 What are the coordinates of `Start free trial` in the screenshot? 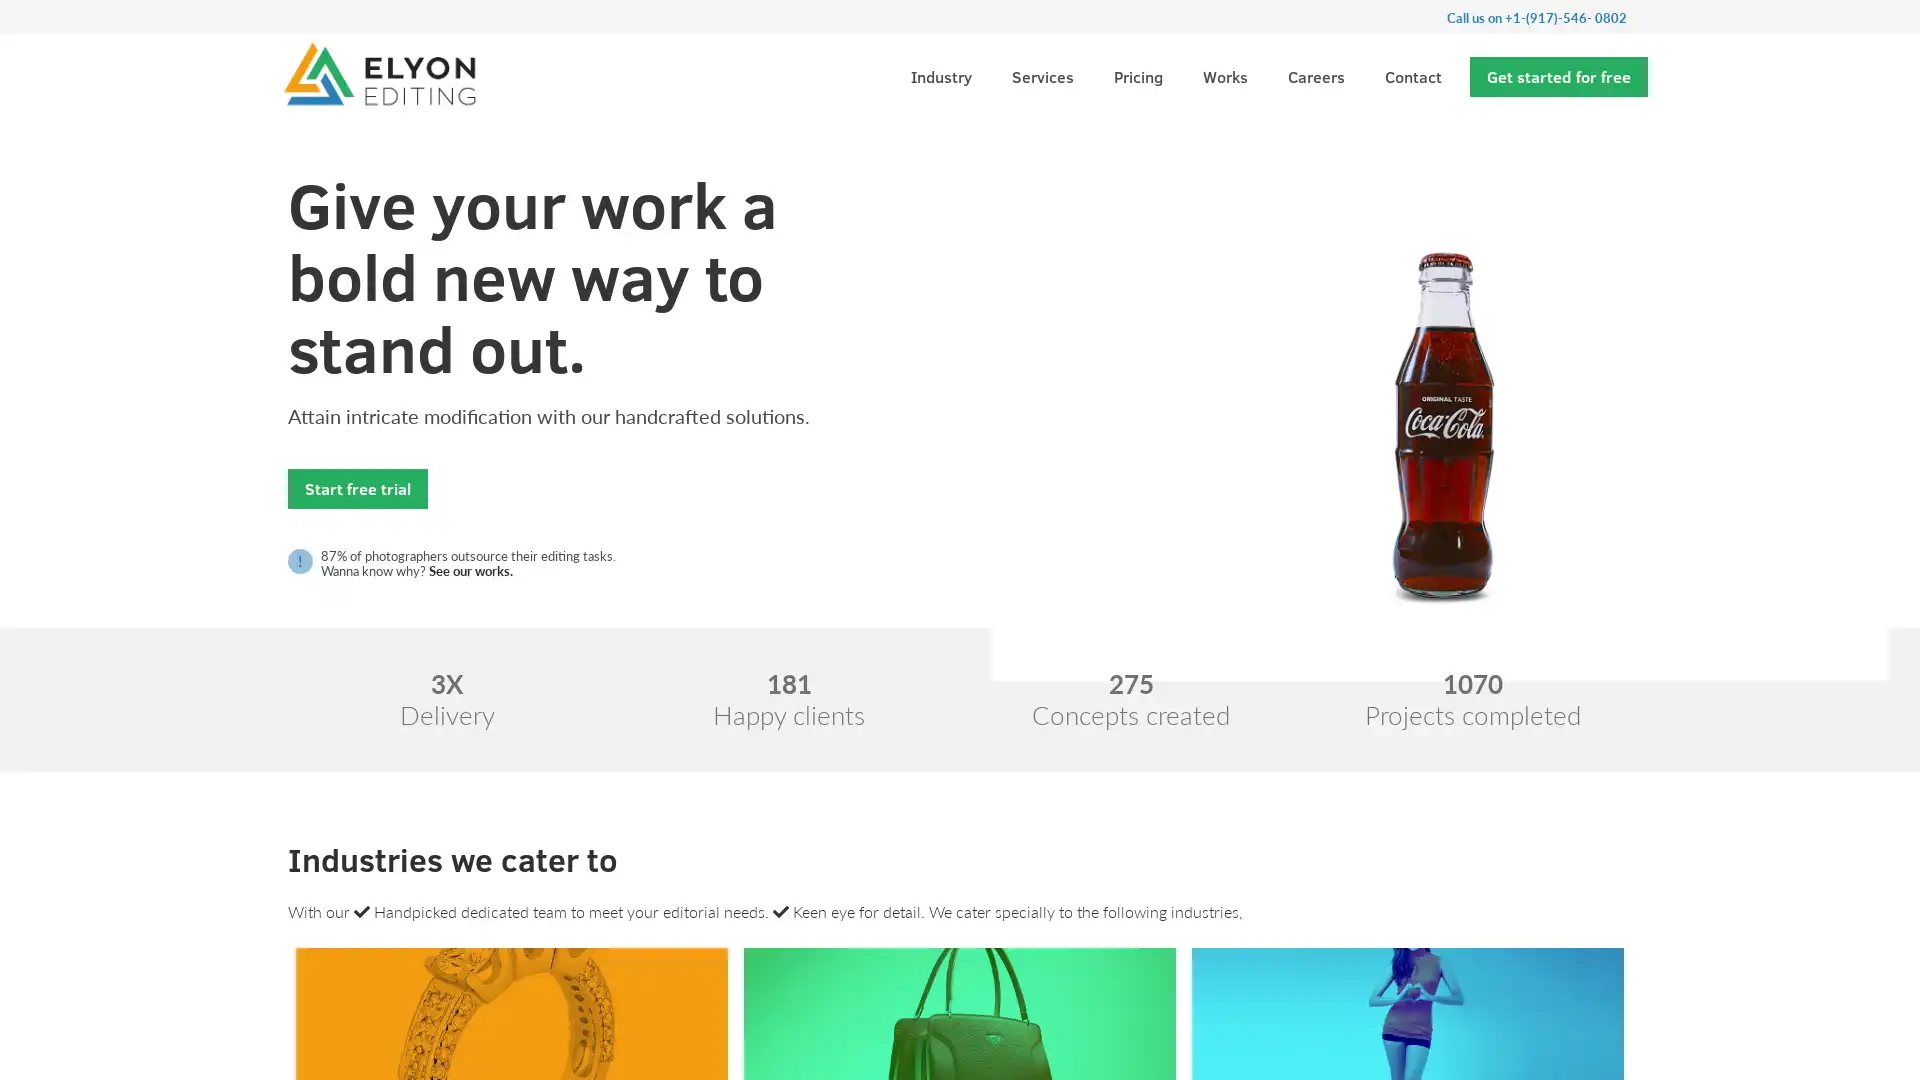 It's located at (358, 488).